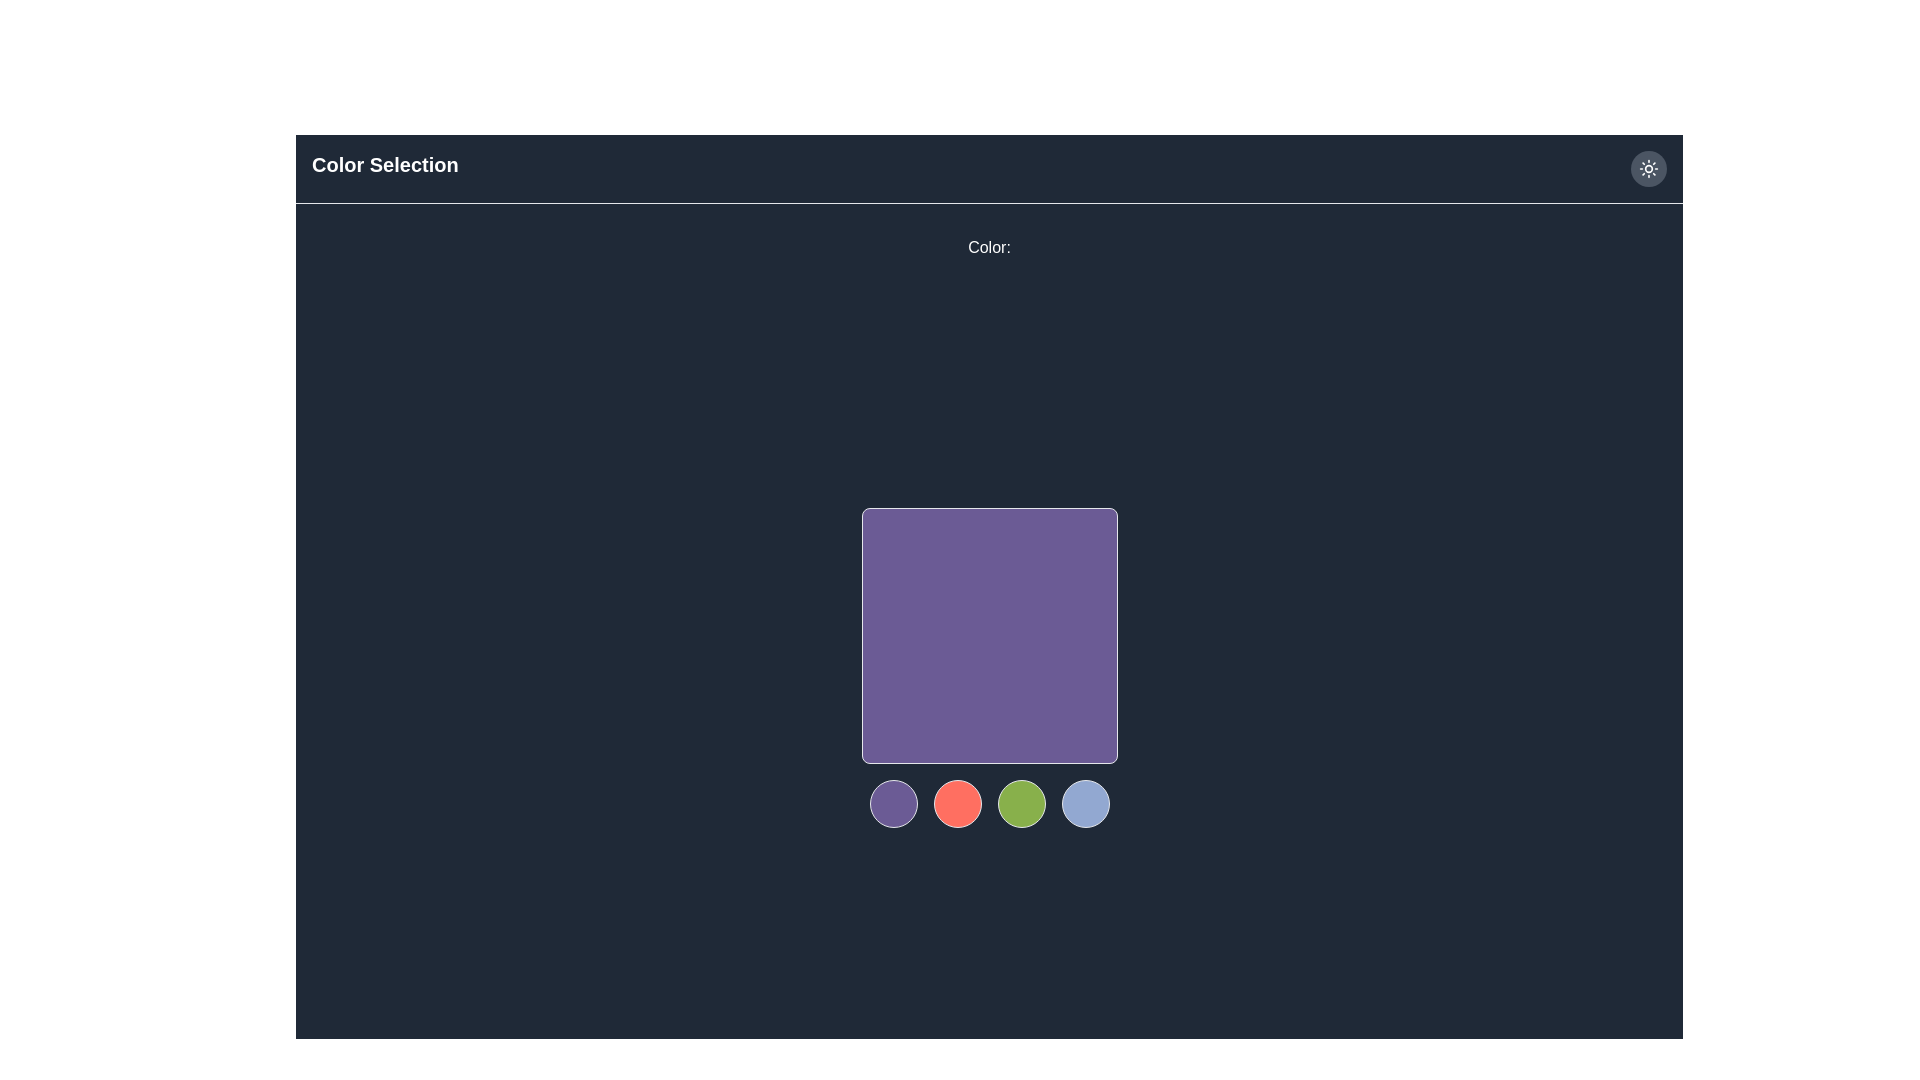  I want to click on the second circle from the left in a horizontal row of four circles, located underneath a large purple square, so click(943, 802).